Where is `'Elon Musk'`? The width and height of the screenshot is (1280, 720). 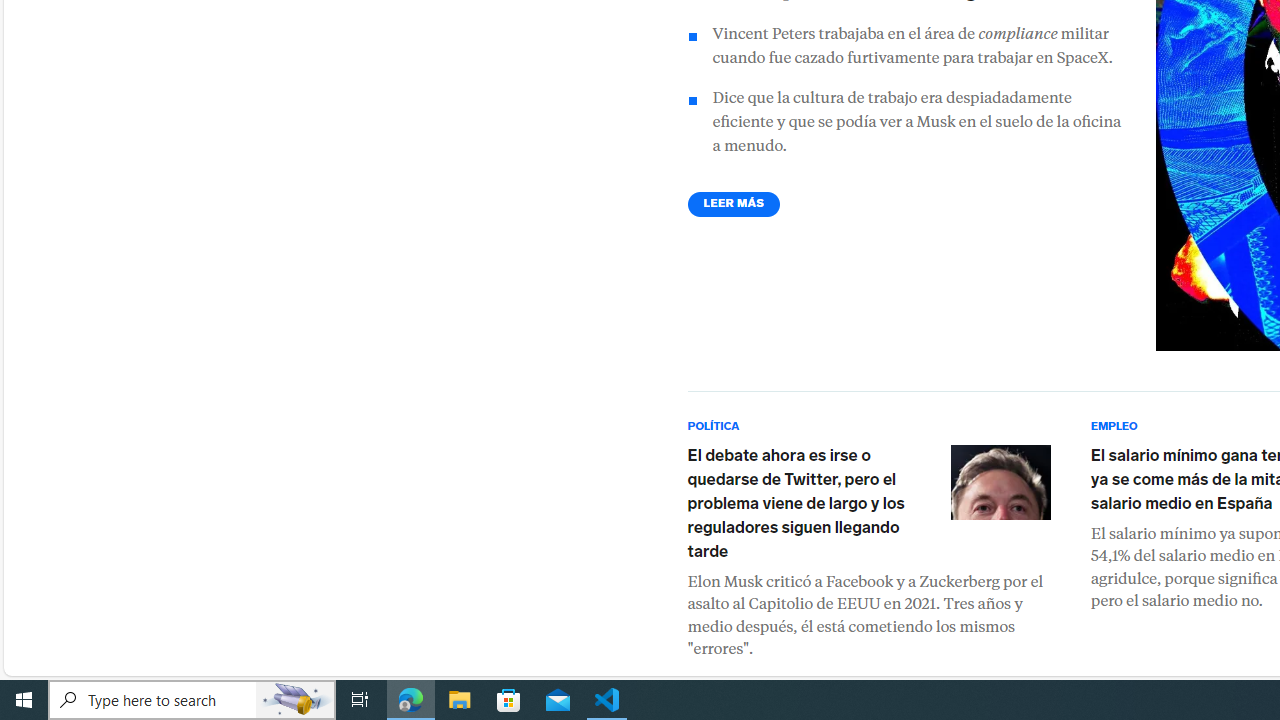 'Elon Musk' is located at coordinates (1000, 482).